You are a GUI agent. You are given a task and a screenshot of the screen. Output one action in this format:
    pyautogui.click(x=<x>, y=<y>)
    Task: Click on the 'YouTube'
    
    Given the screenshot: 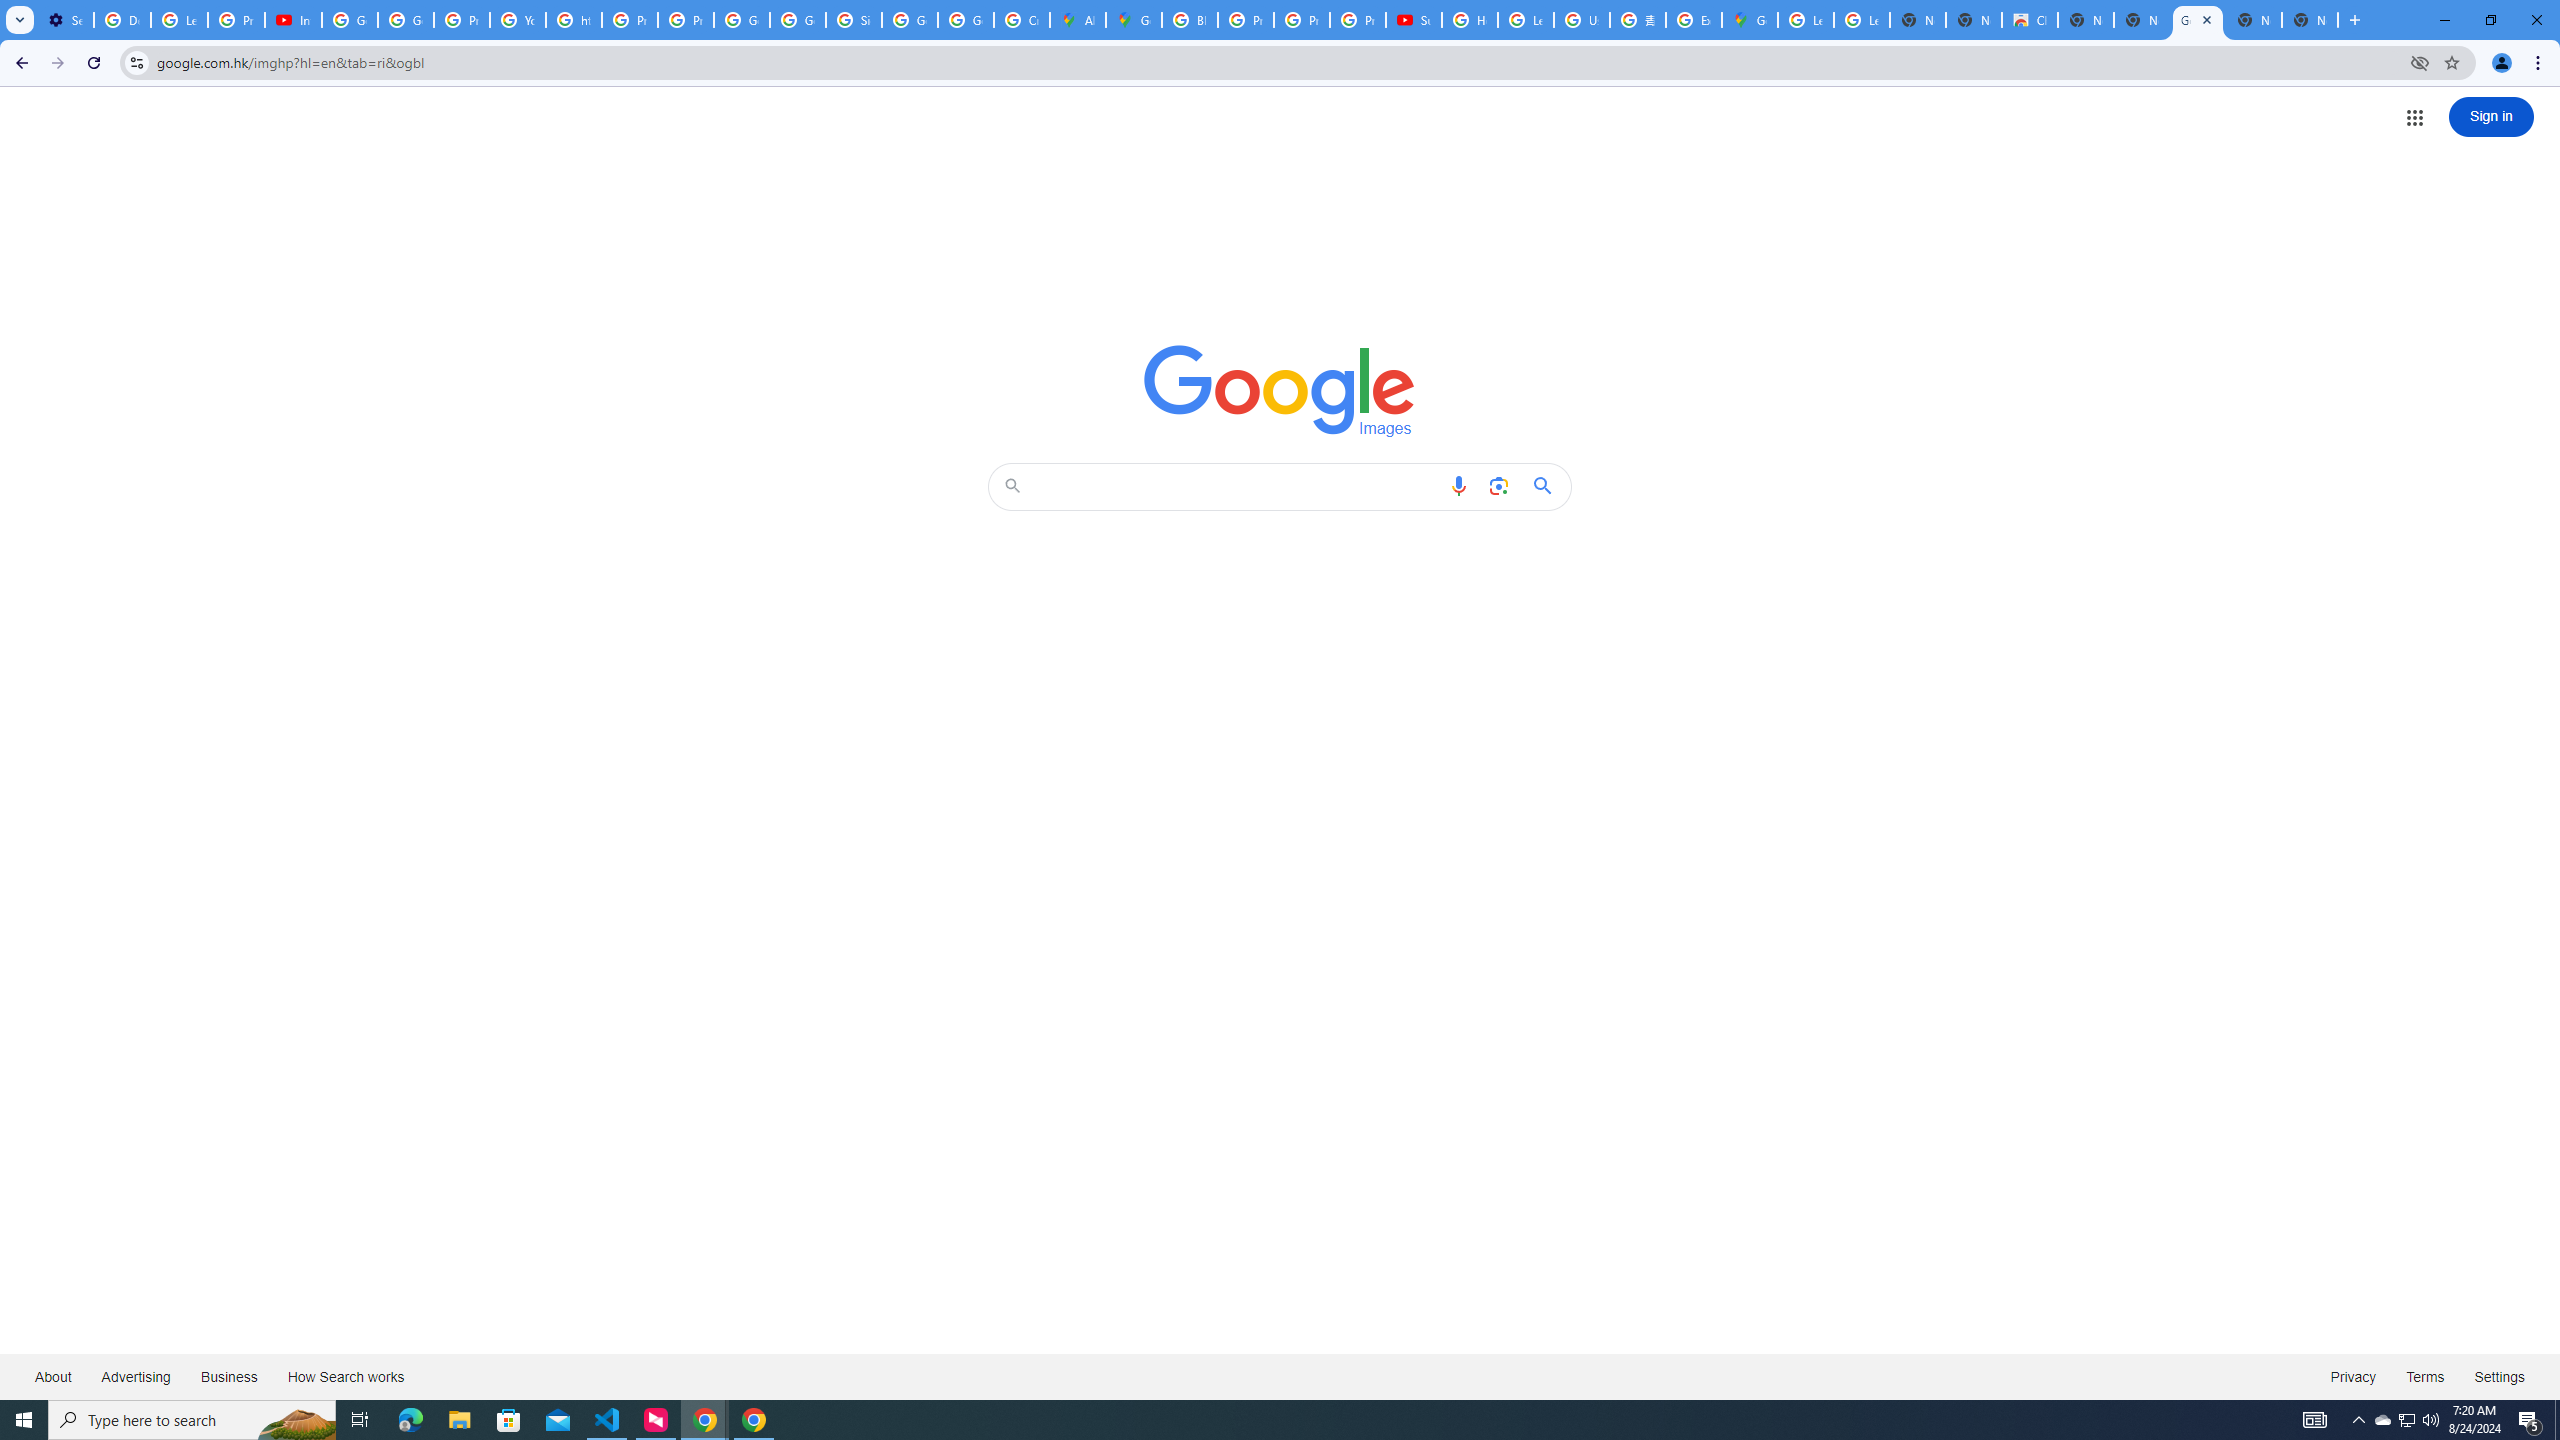 What is the action you would take?
    pyautogui.click(x=517, y=19)
    